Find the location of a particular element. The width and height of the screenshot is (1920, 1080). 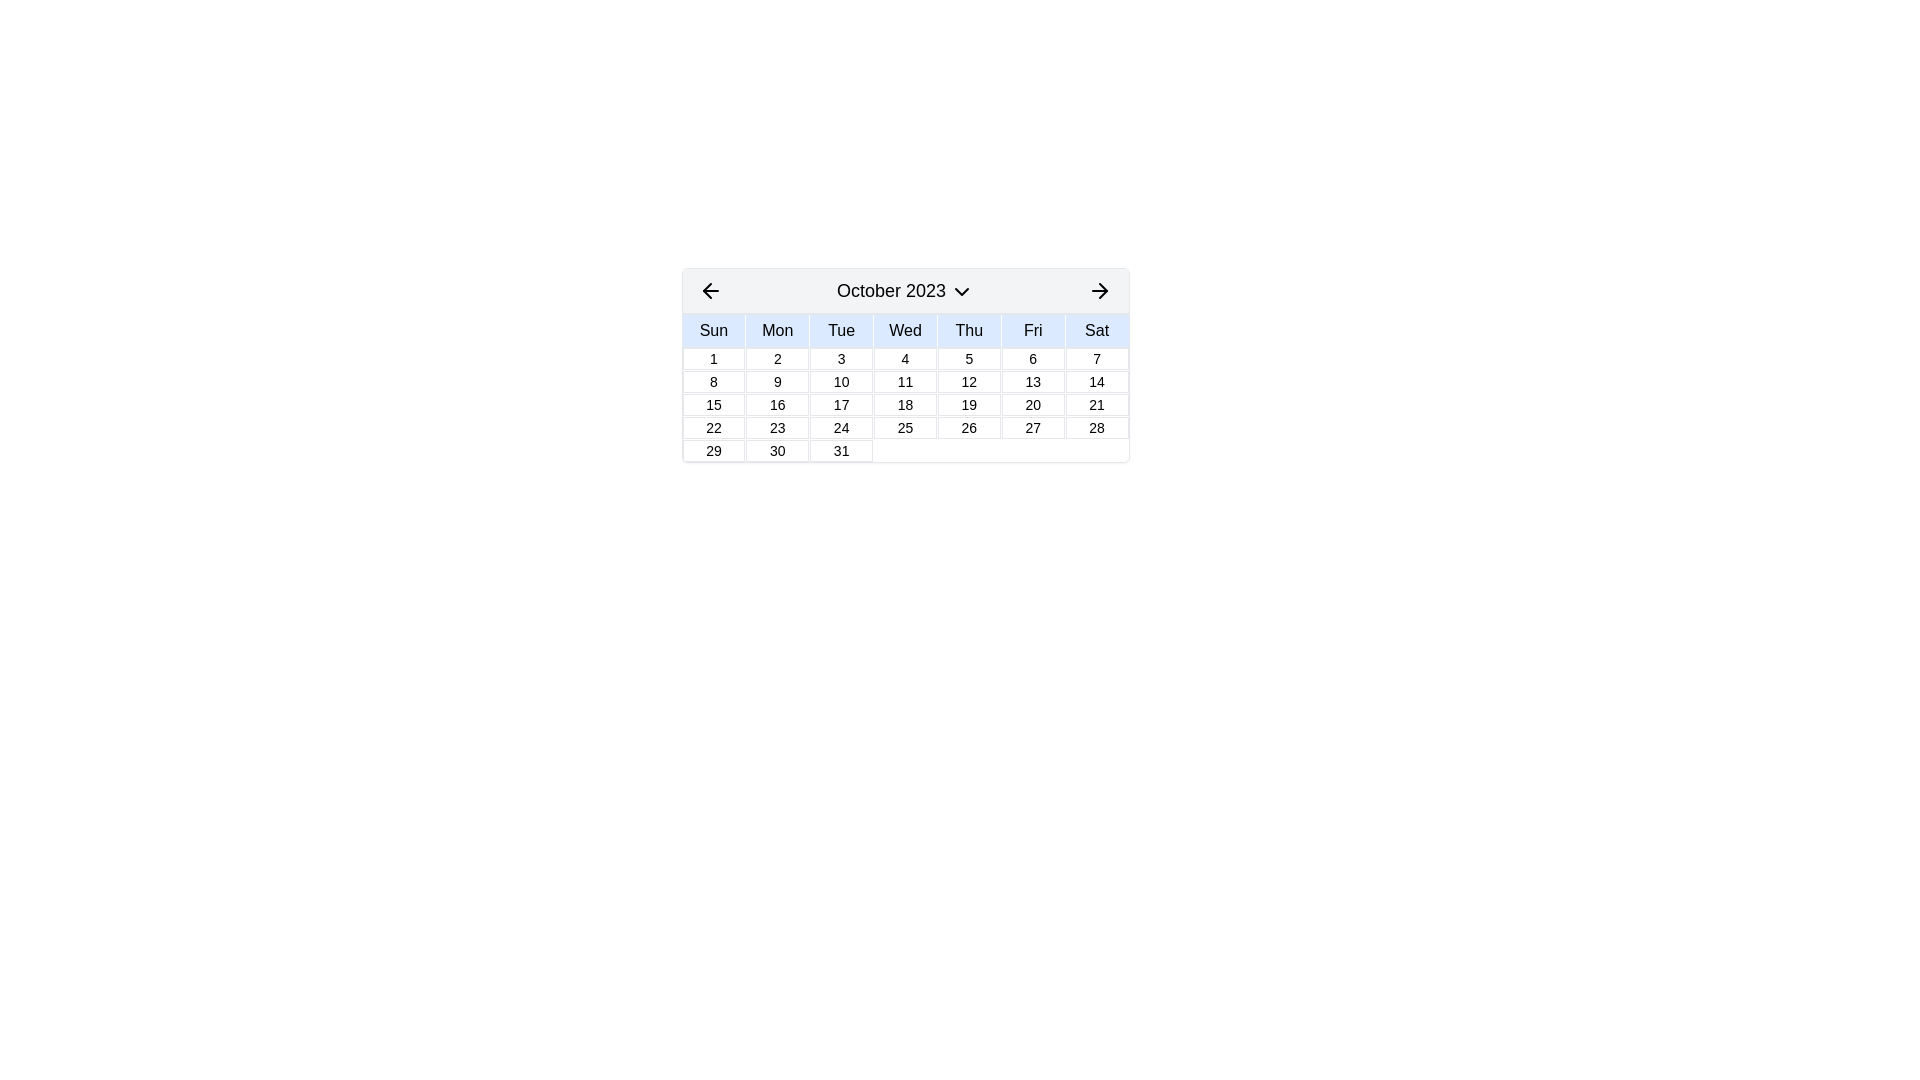

text 'Thu' from the label displaying the day of the week in a calendar interface, which is the fifth cell in a horizontal row of day names is located at coordinates (969, 330).